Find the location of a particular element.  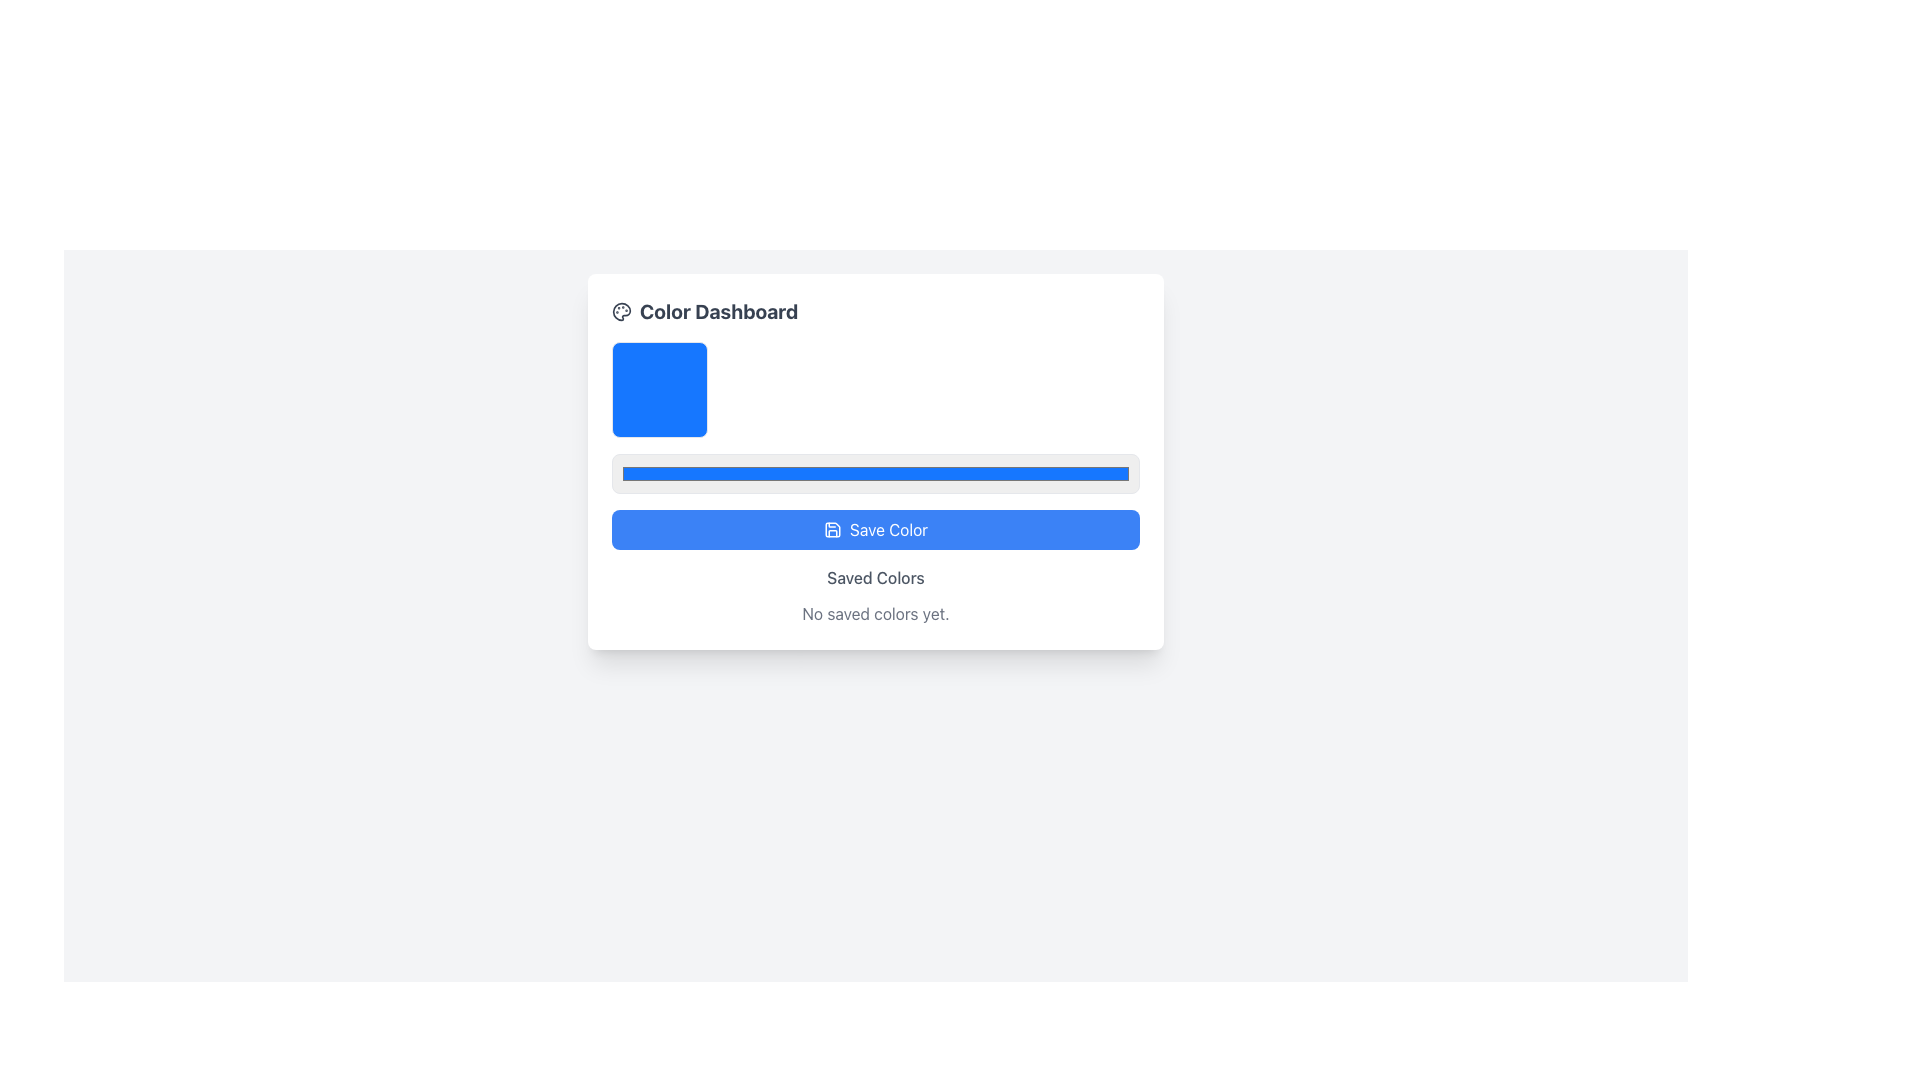

items within the 'Color Dashboard' card, which features a white background and contains interactive elements including a color picker and a 'Save Color' button is located at coordinates (875, 462).